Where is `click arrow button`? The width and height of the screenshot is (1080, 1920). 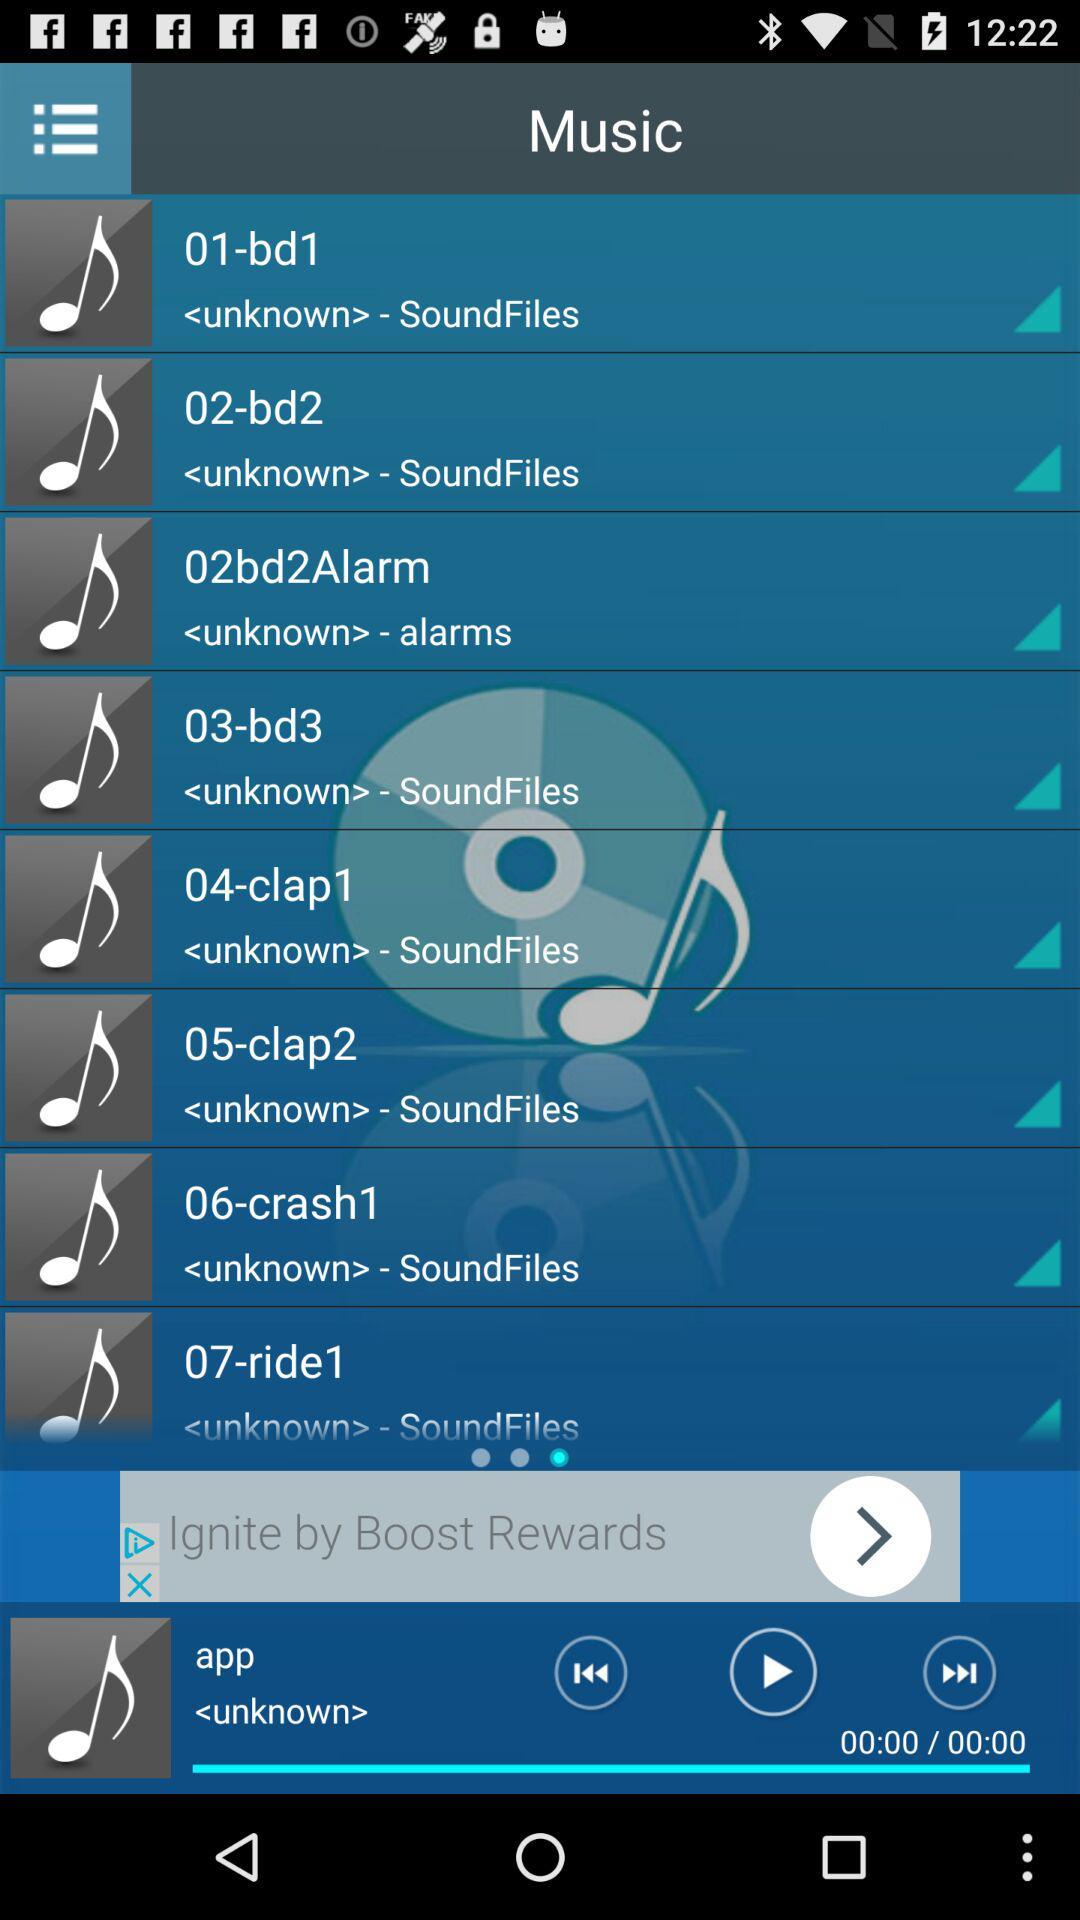
click arrow button is located at coordinates (1001, 1067).